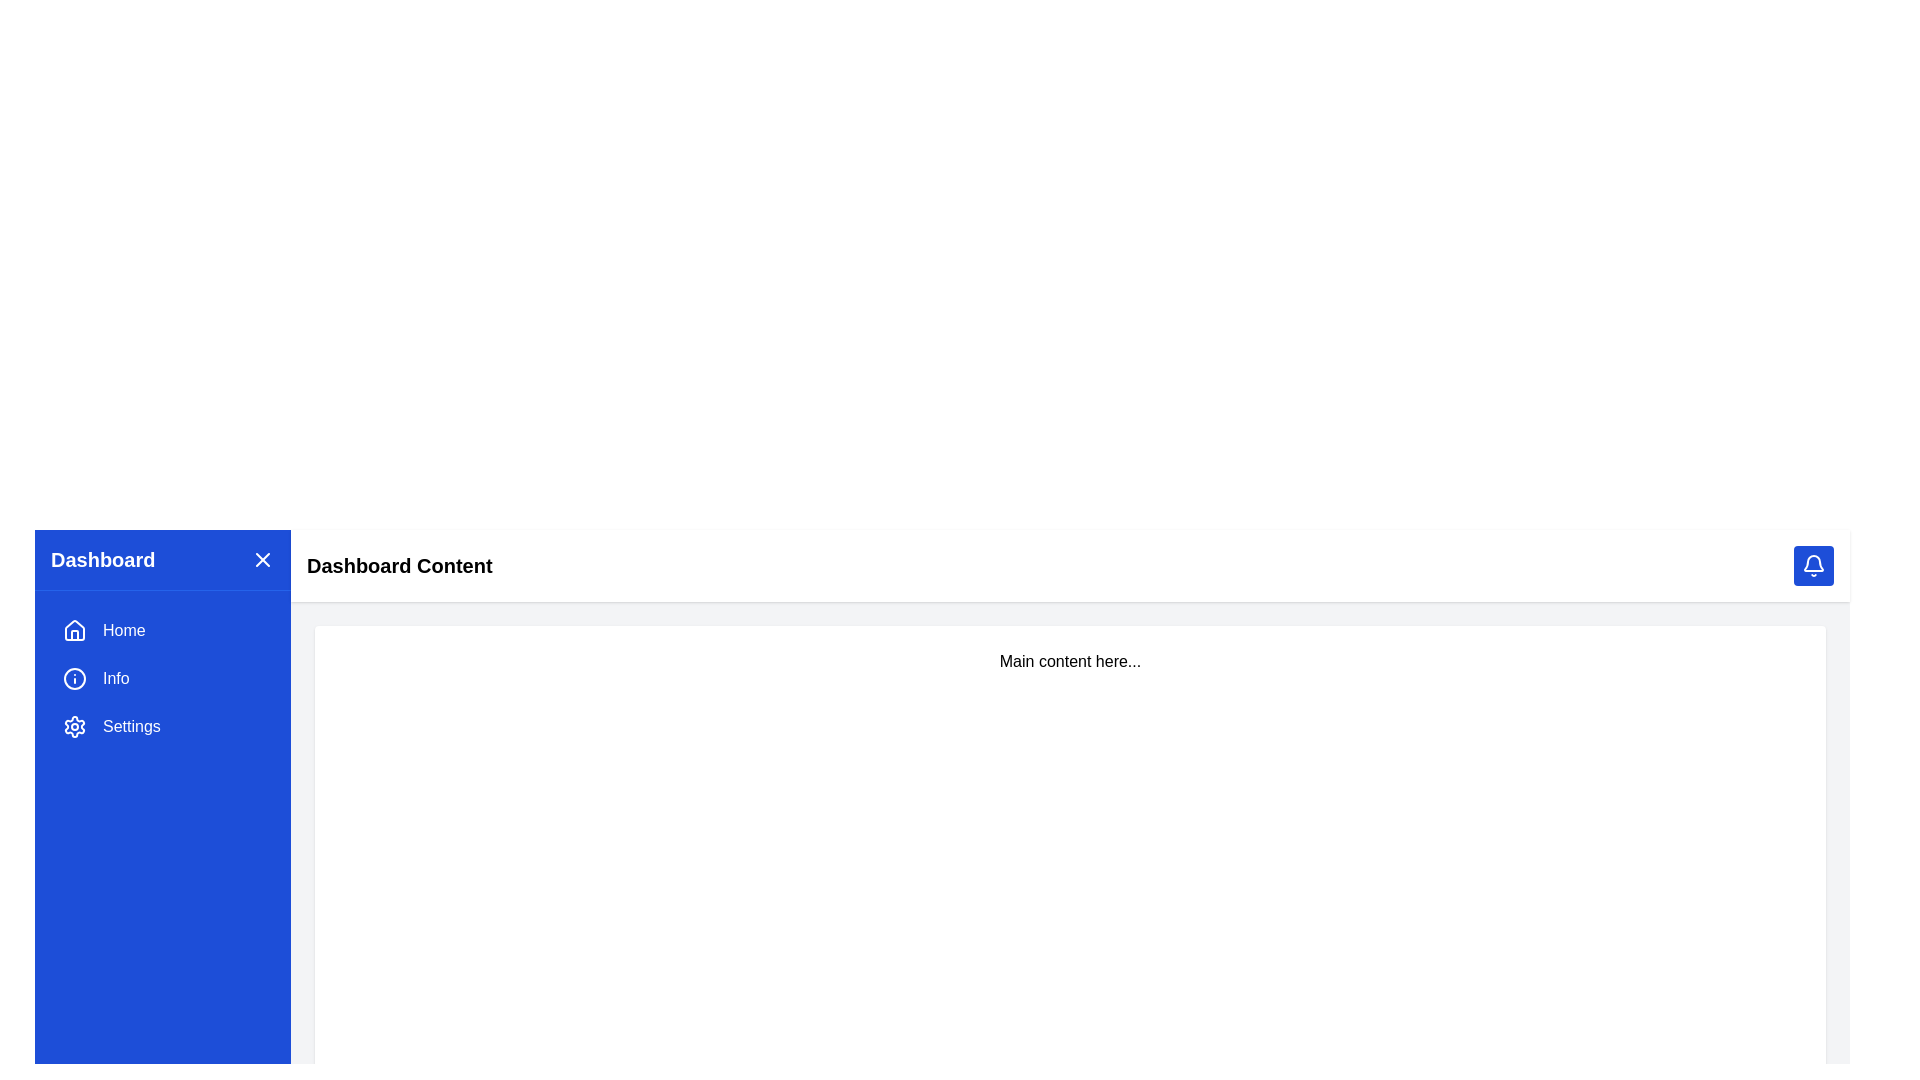 This screenshot has width=1920, height=1080. I want to click on the bell icon located in the top-right corner of the interface, so click(1814, 566).